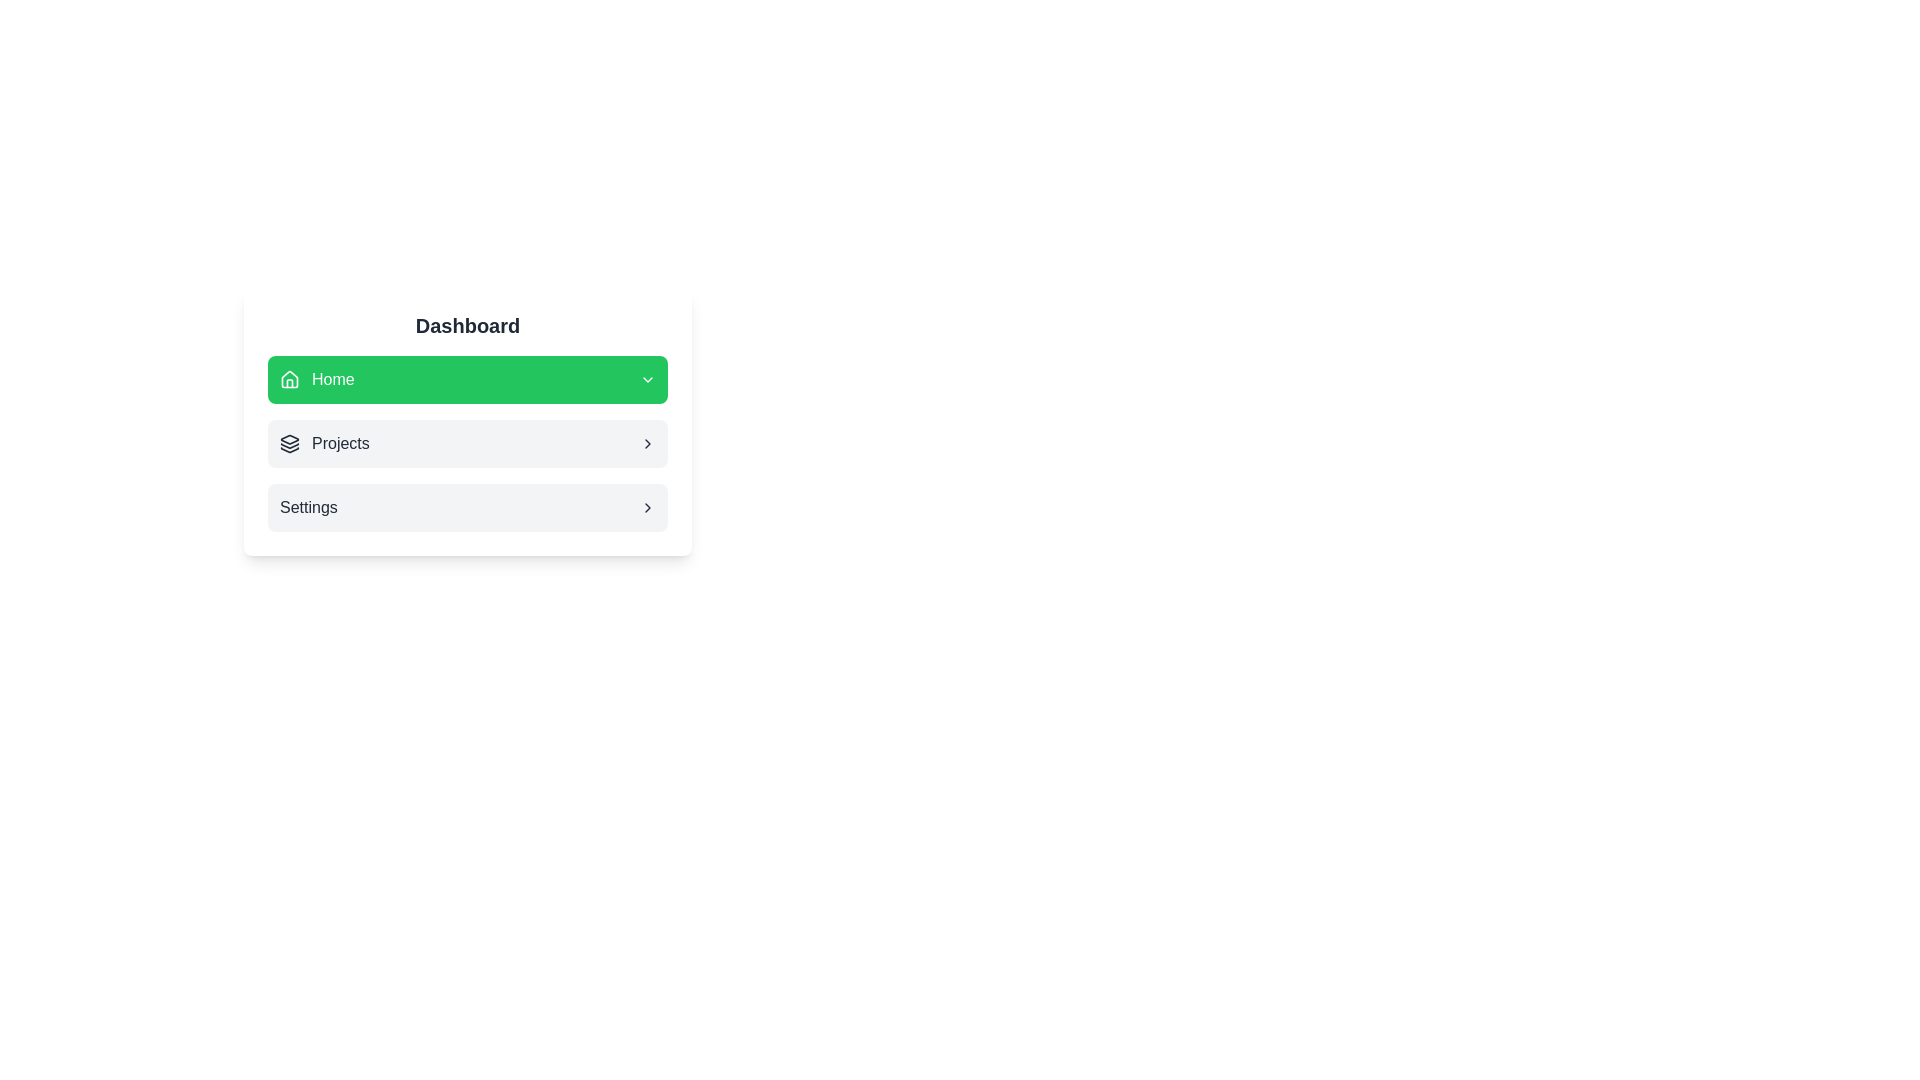 Image resolution: width=1920 pixels, height=1080 pixels. What do you see at coordinates (288, 442) in the screenshot?
I see `the graphical icon representing stacked layers located to the left of the 'Projects' label in the horizontal menu` at bounding box center [288, 442].